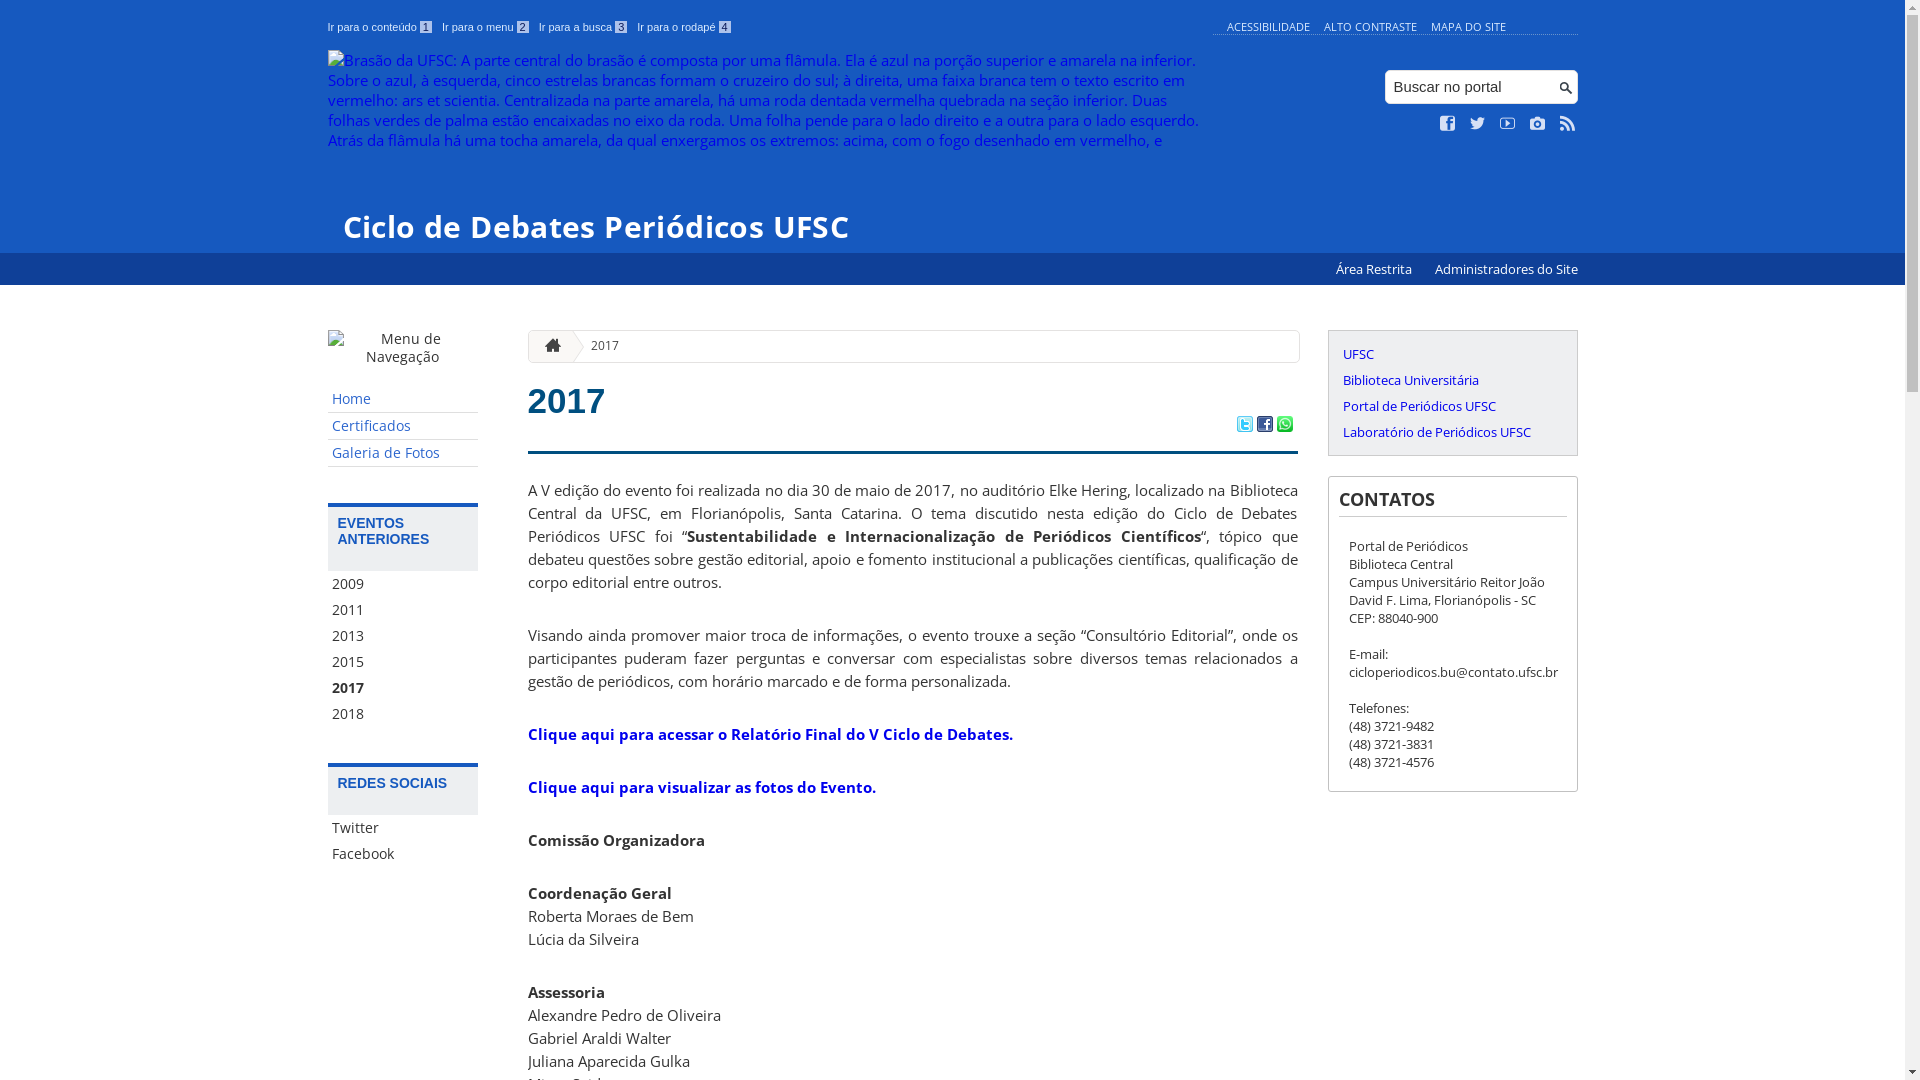 Image resolution: width=1920 pixels, height=1080 pixels. What do you see at coordinates (701, 785) in the screenshot?
I see `'Clique aqui para visualizar as fotos do Evento.'` at bounding box center [701, 785].